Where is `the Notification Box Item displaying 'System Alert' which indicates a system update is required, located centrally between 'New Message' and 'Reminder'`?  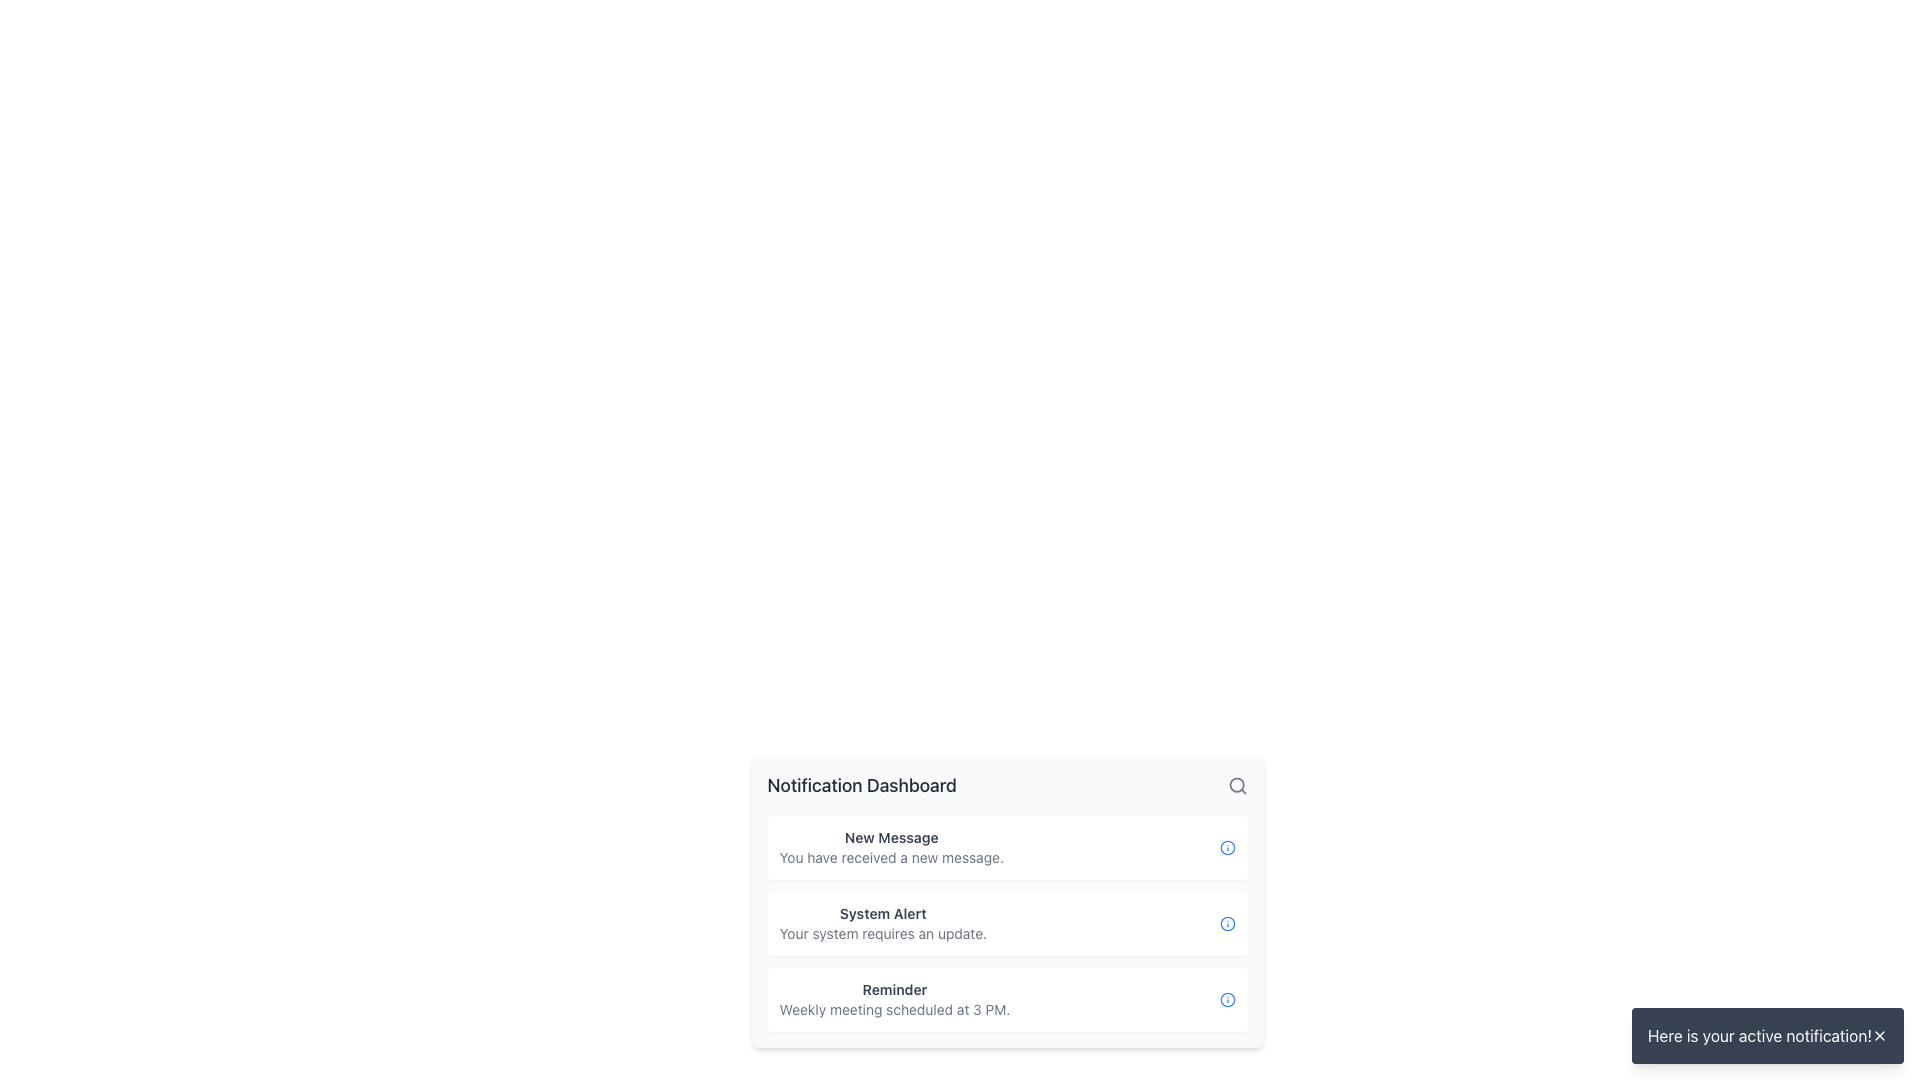 the Notification Box Item displaying 'System Alert' which indicates a system update is required, located centrally between 'New Message' and 'Reminder' is located at coordinates (1007, 902).